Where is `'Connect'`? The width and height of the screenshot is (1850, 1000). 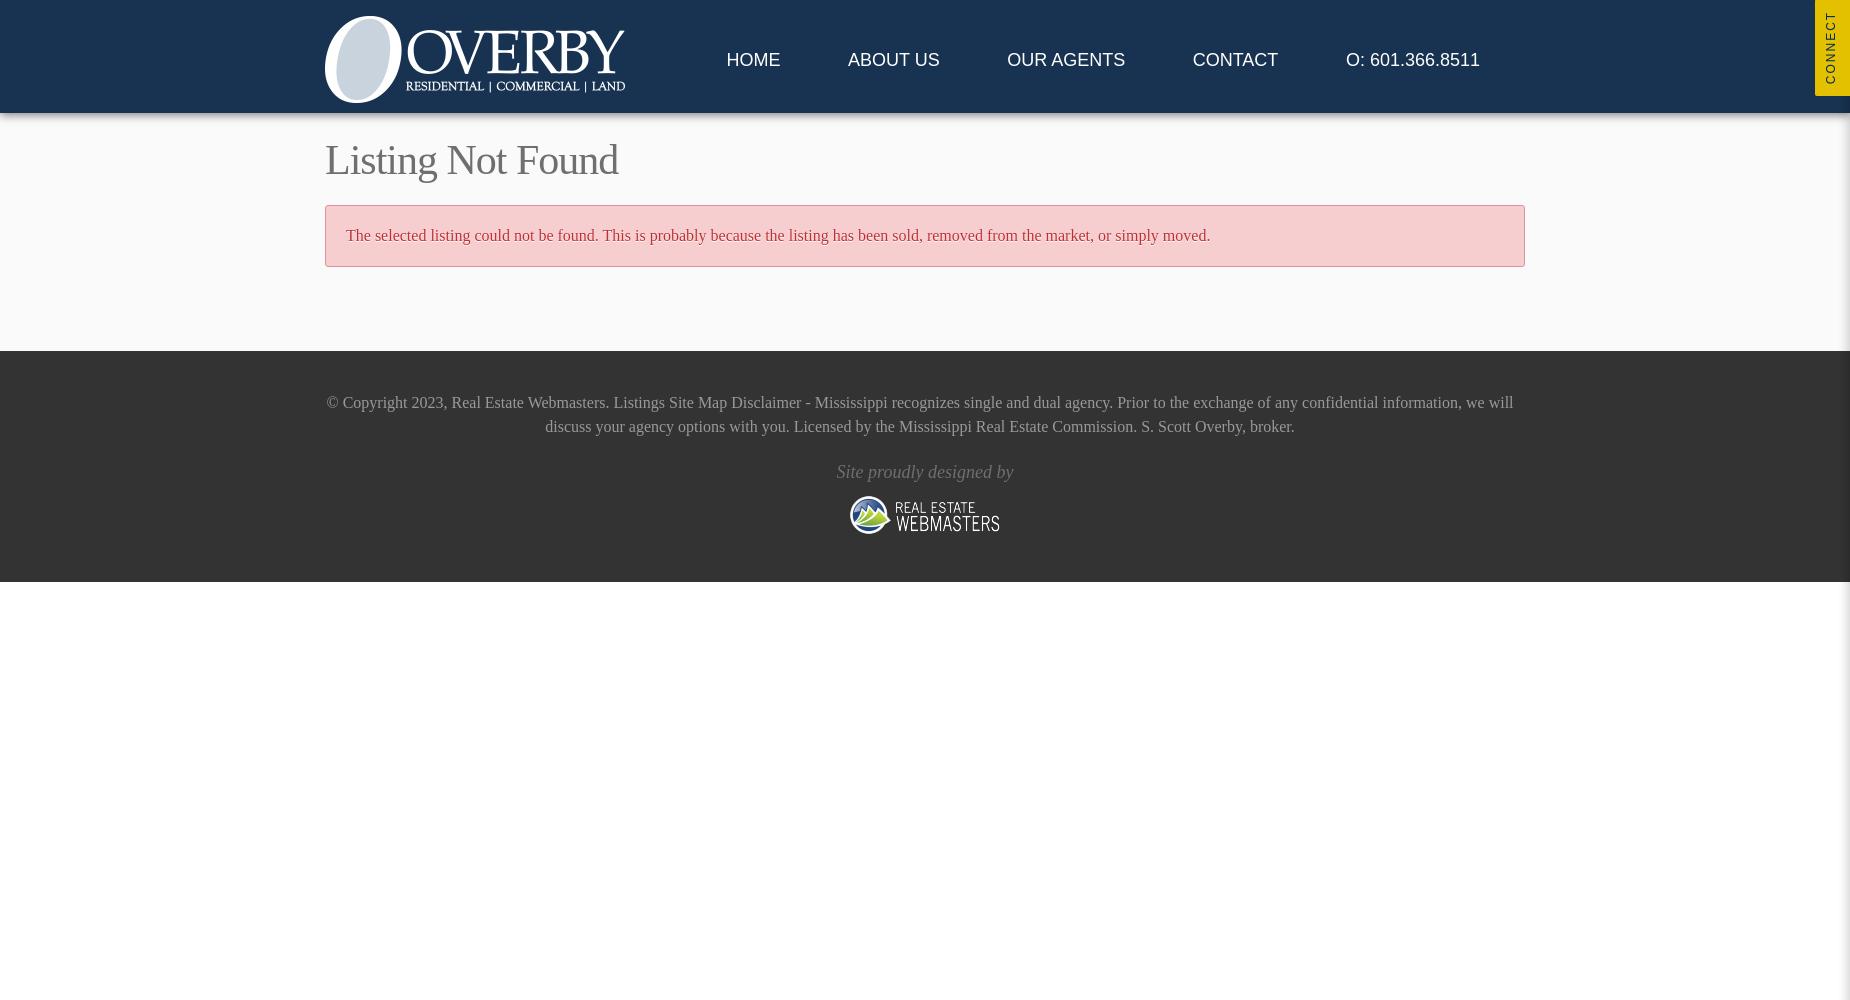 'Connect' is located at coordinates (1830, 47).